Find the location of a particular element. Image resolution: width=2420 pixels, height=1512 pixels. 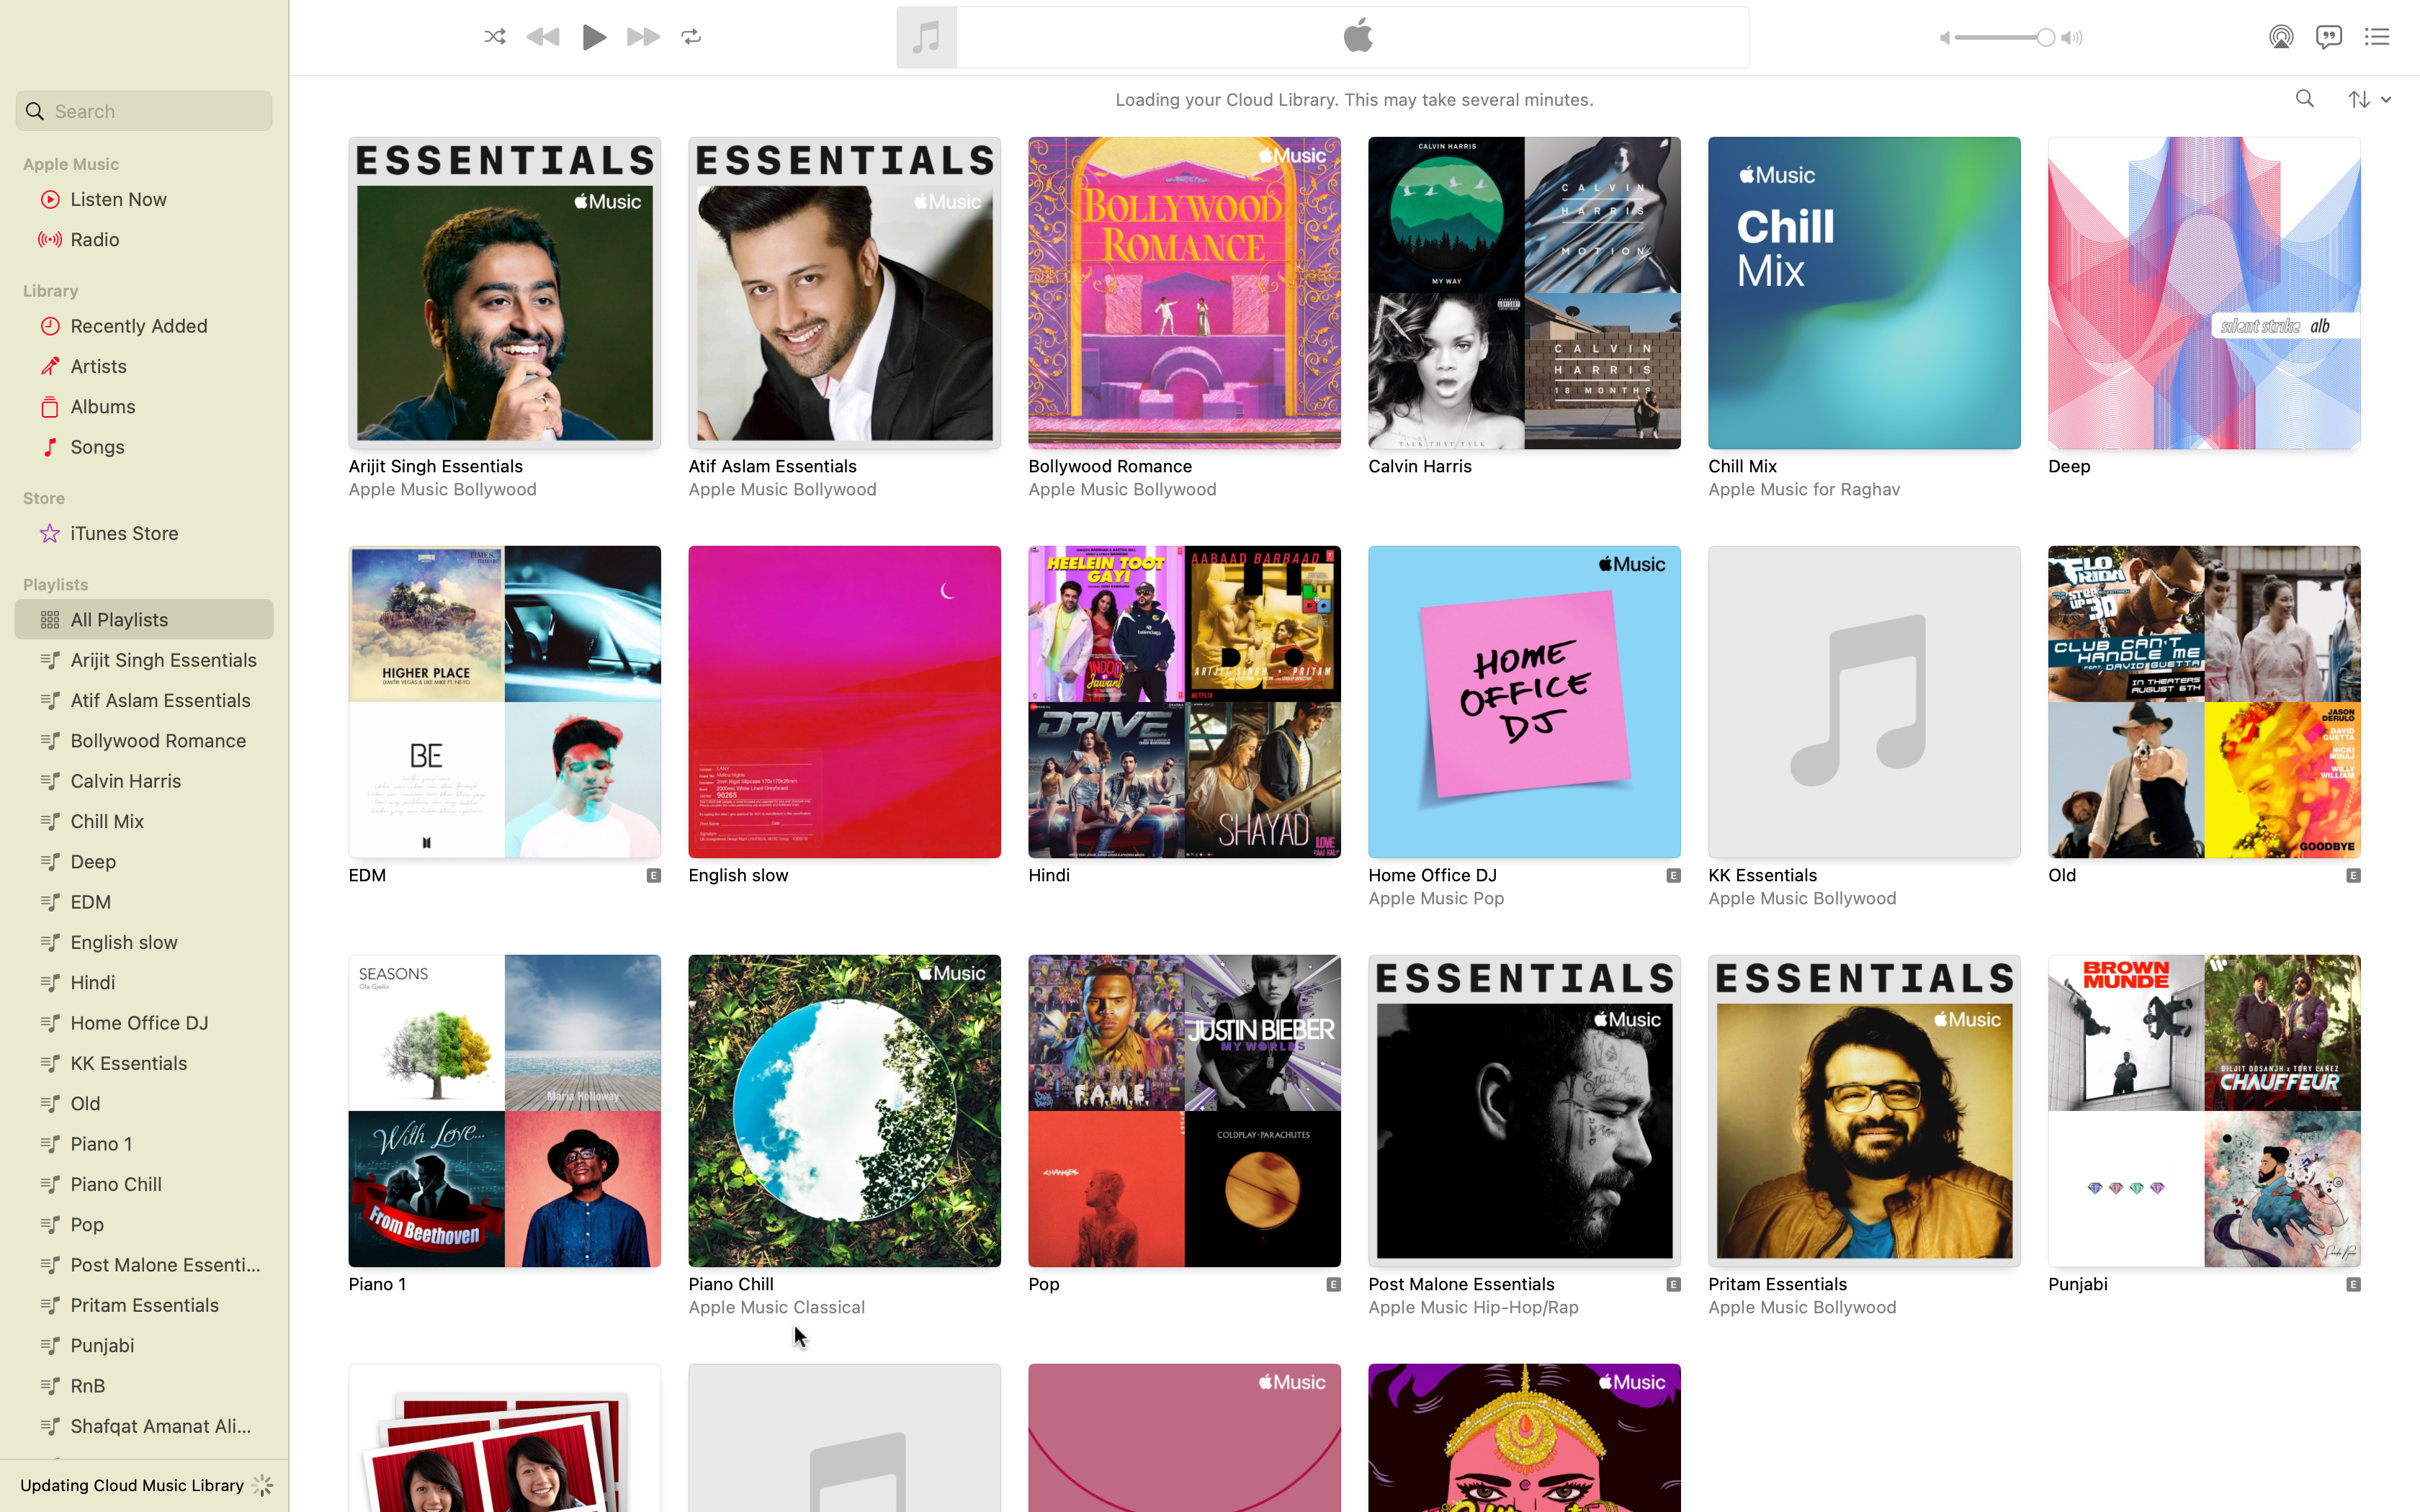

and choose the Bollywood Romance playlist is located at coordinates (1180, 319).